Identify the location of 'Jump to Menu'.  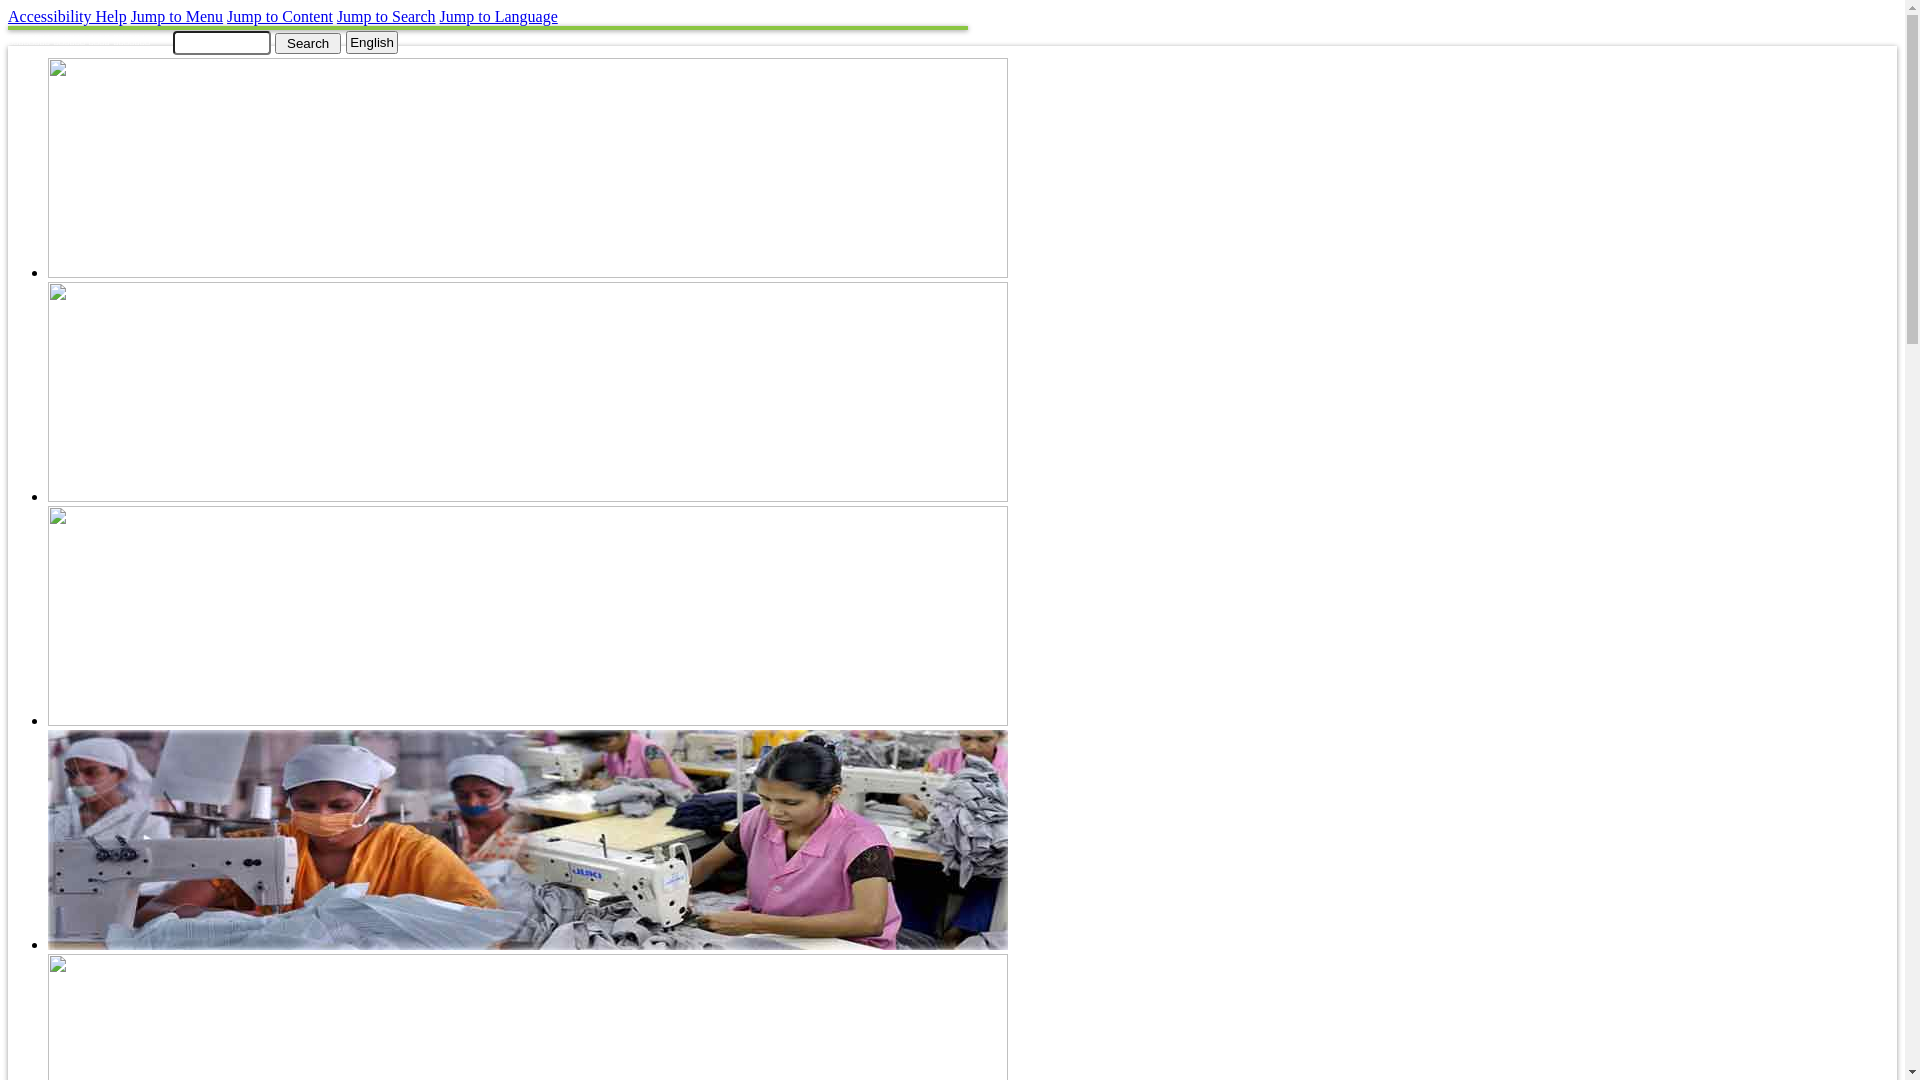
(177, 16).